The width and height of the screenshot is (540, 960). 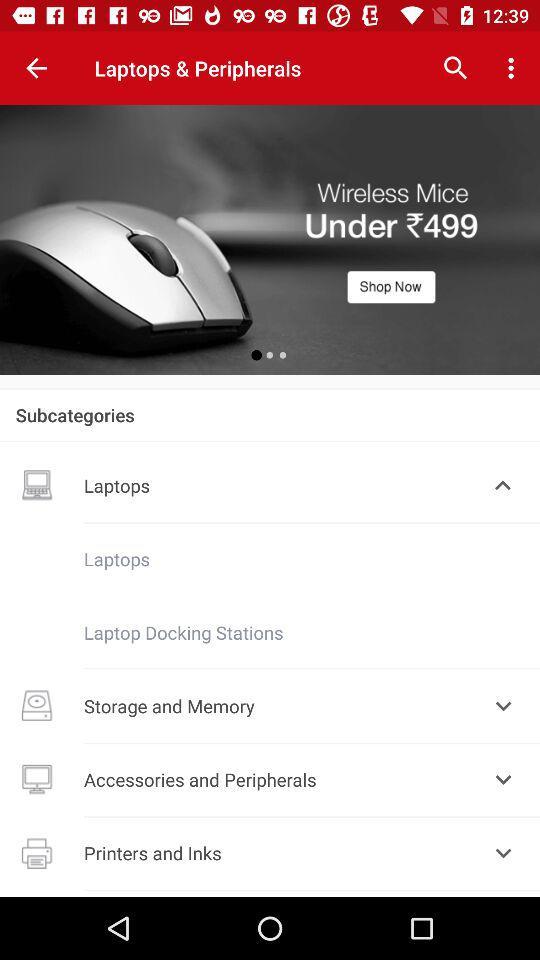 I want to click on the icon to the left of the laptops & peripherals, so click(x=36, y=68).